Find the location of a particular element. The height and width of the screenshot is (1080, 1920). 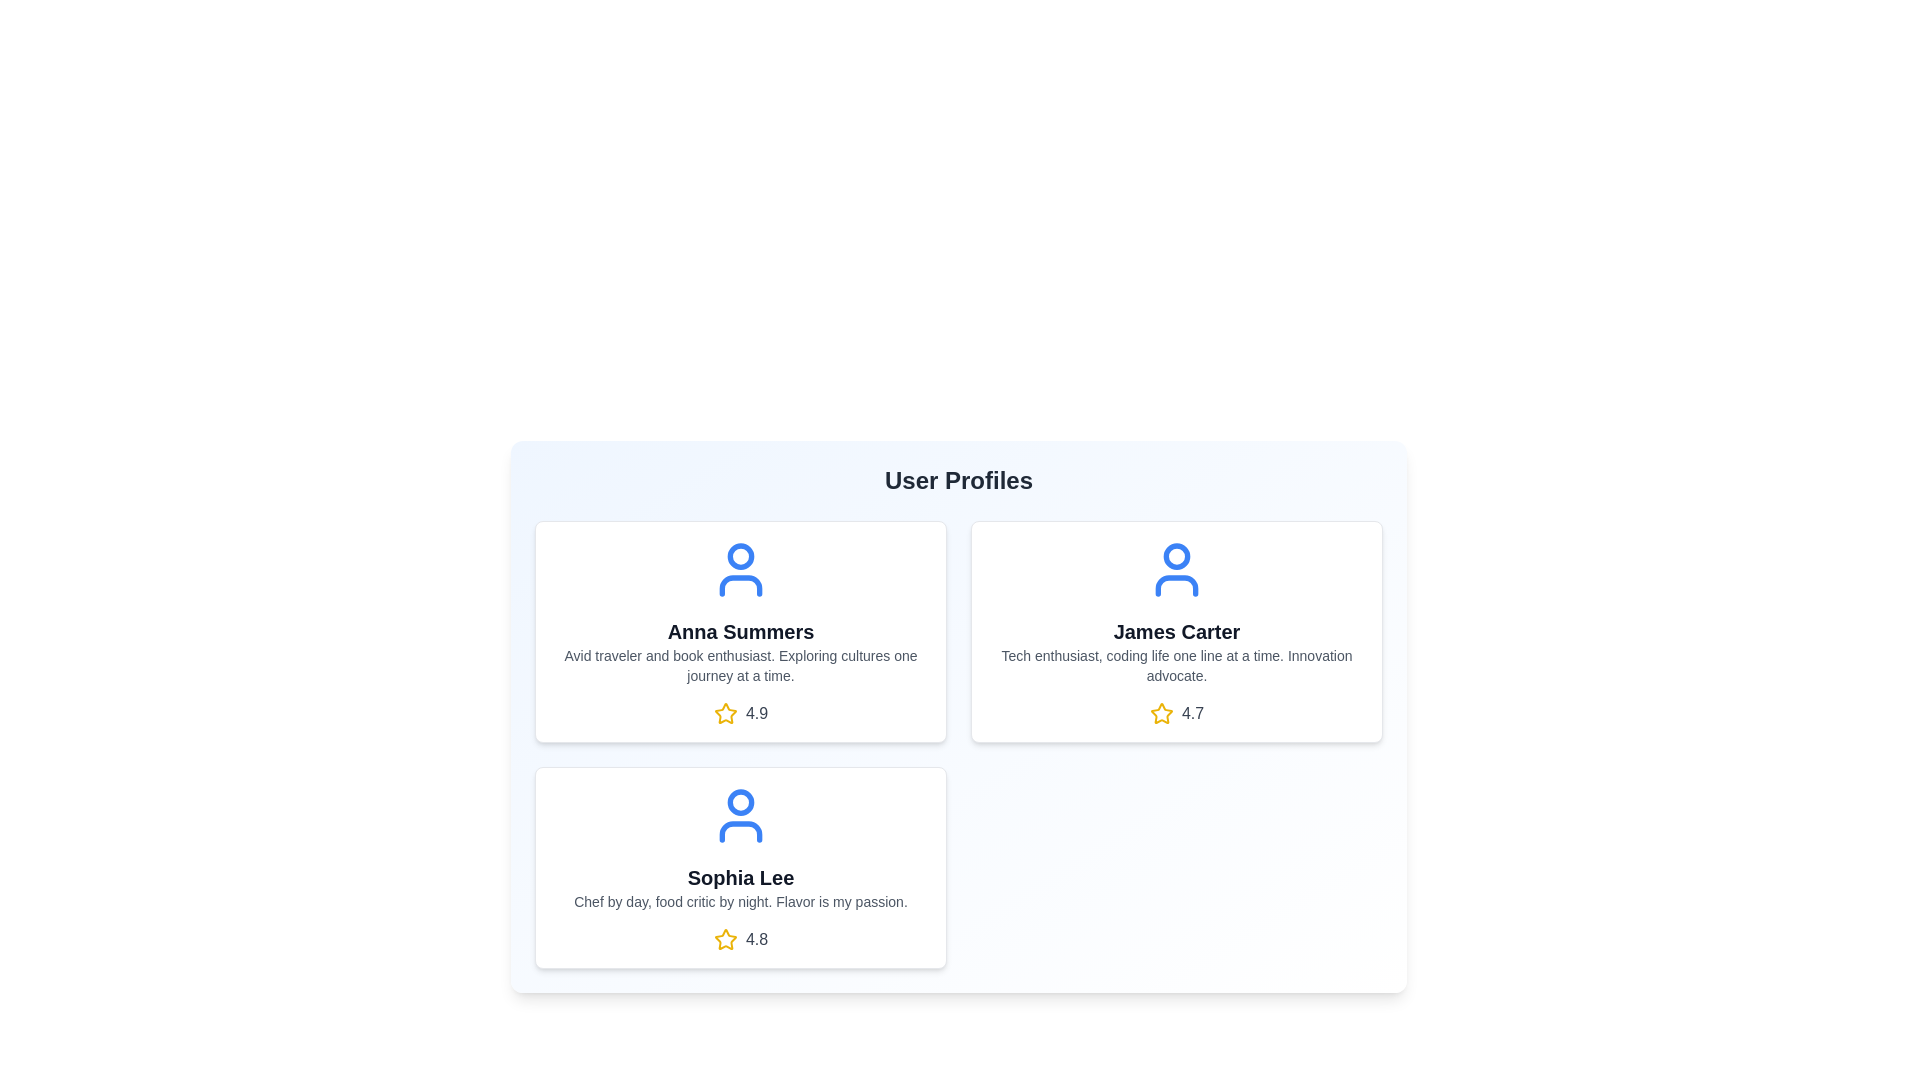

the rating for a user card to 1 stars is located at coordinates (724, 712).